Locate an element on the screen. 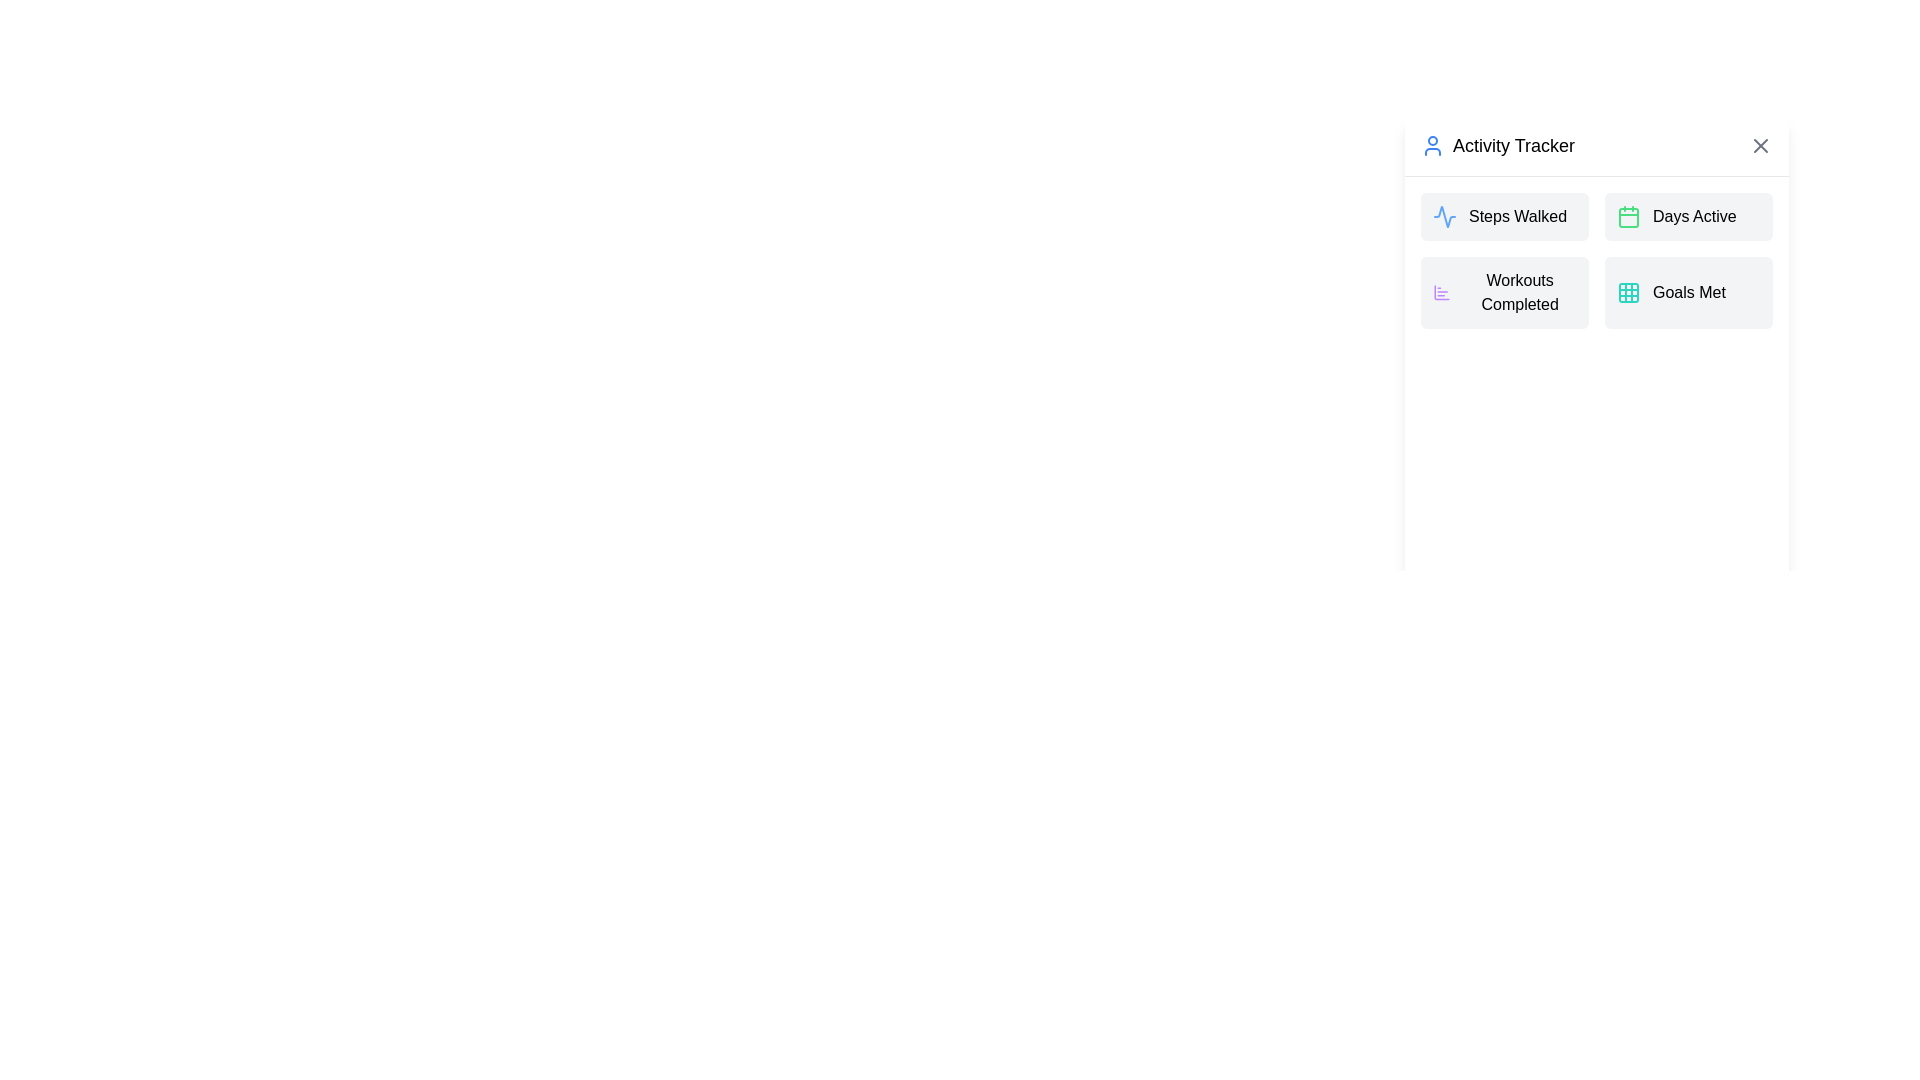 The height and width of the screenshot is (1080, 1920). the 'Days Active' button-like widget with a green calendar icon in the upper right corner of the Activity Tracker interface is located at coordinates (1688, 216).